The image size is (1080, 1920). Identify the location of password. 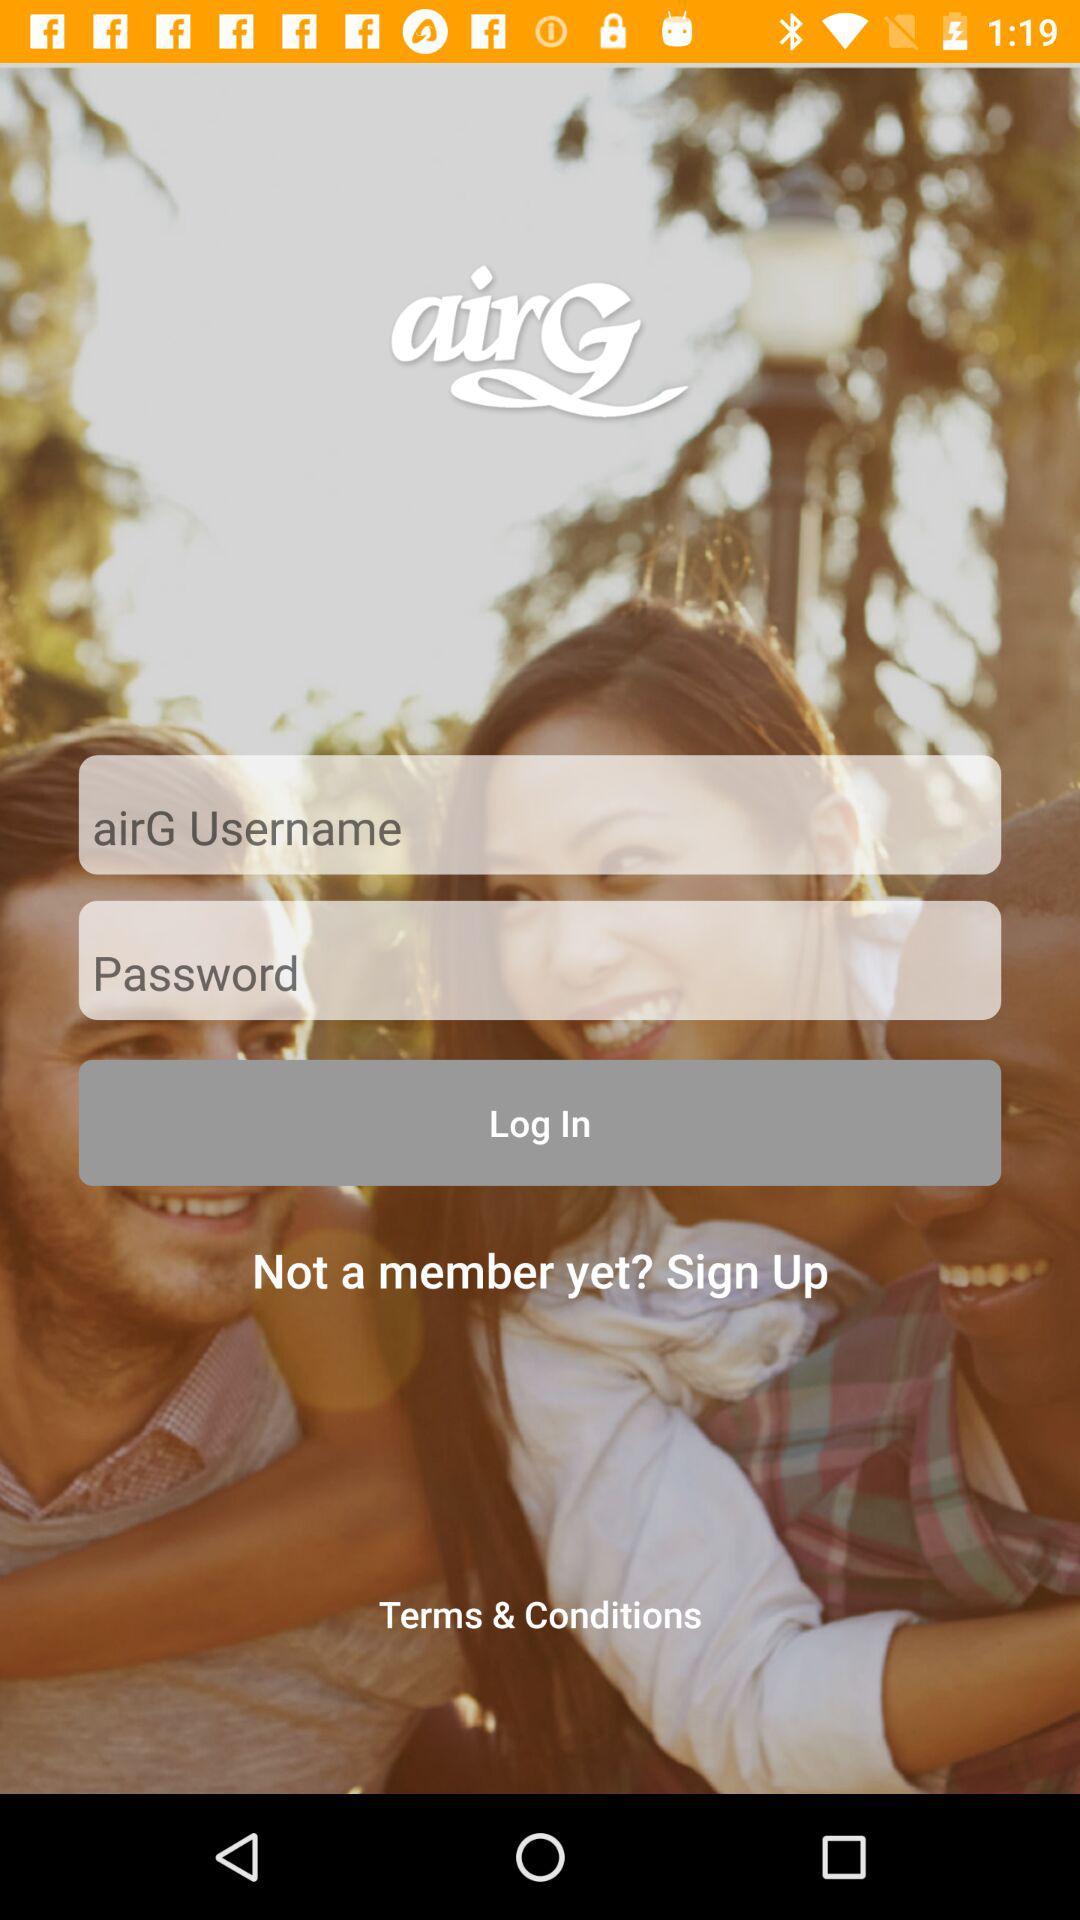
(540, 974).